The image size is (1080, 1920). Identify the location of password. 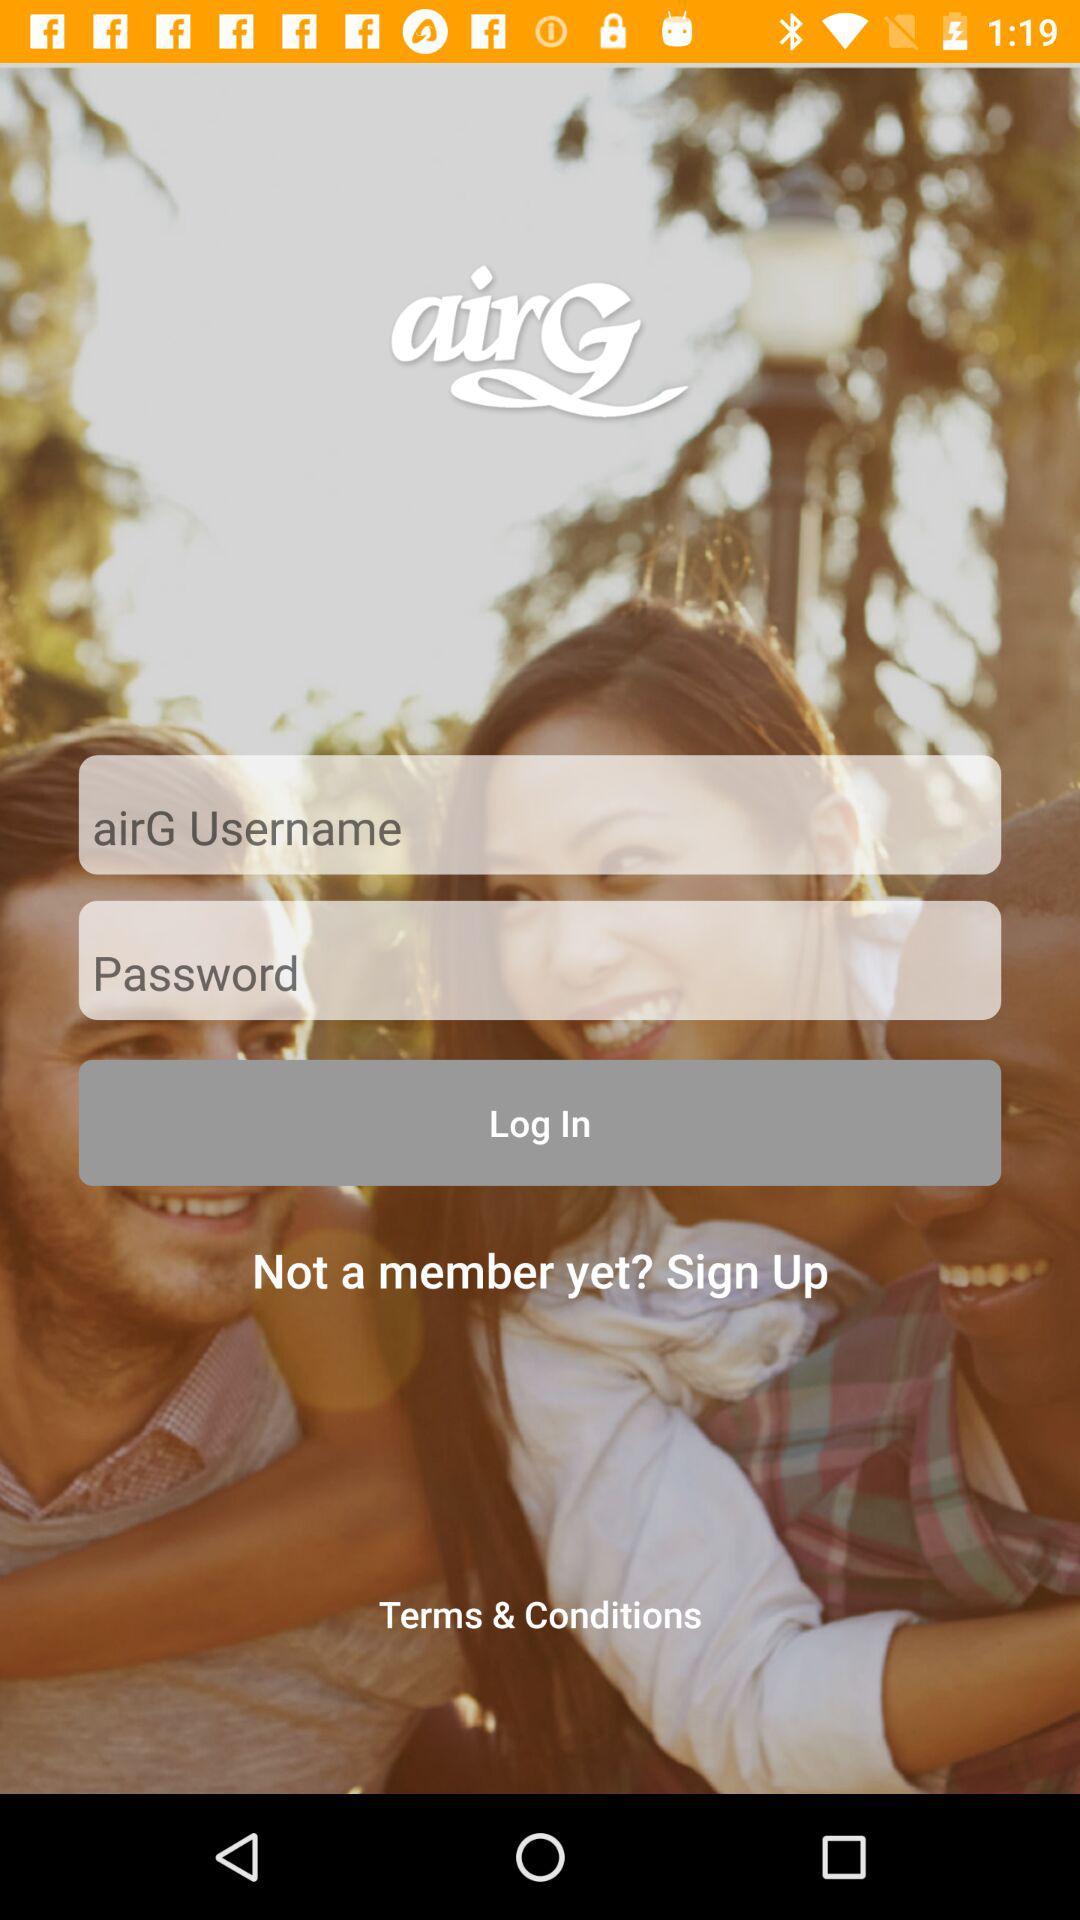
(540, 974).